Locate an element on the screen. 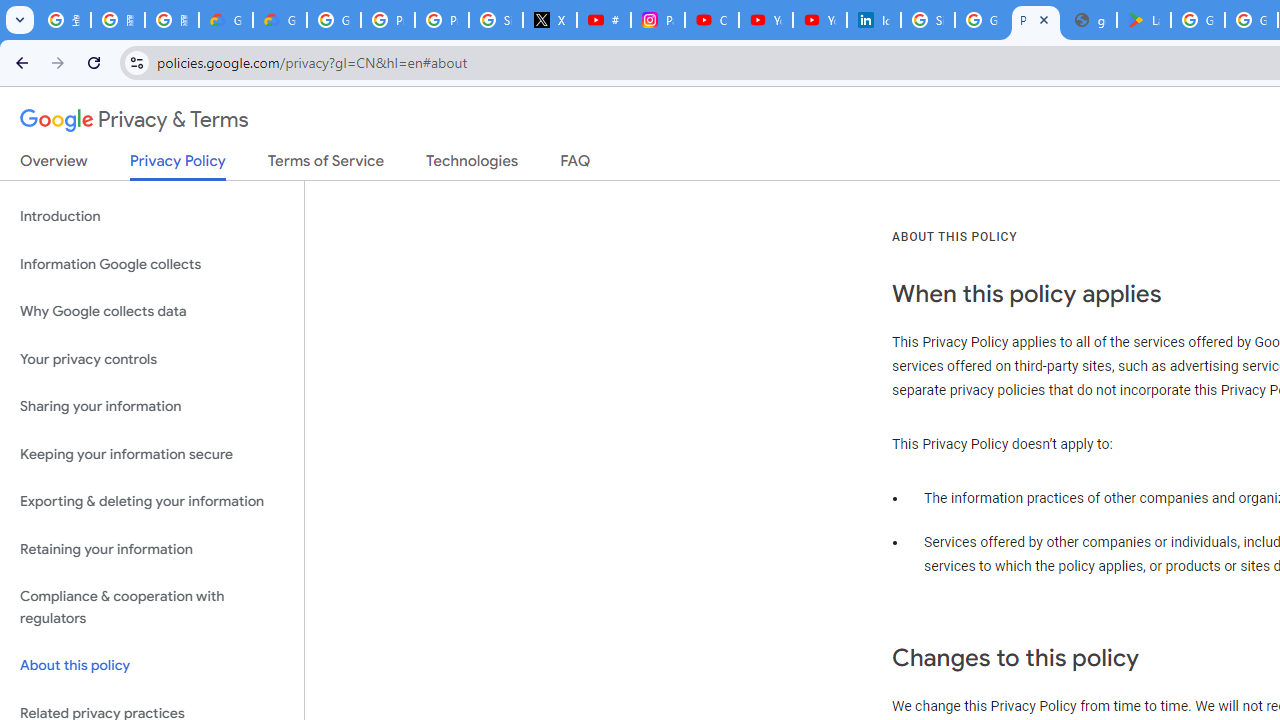 Image resolution: width=1280 pixels, height=720 pixels. 'Privacy & Terms' is located at coordinates (134, 120).